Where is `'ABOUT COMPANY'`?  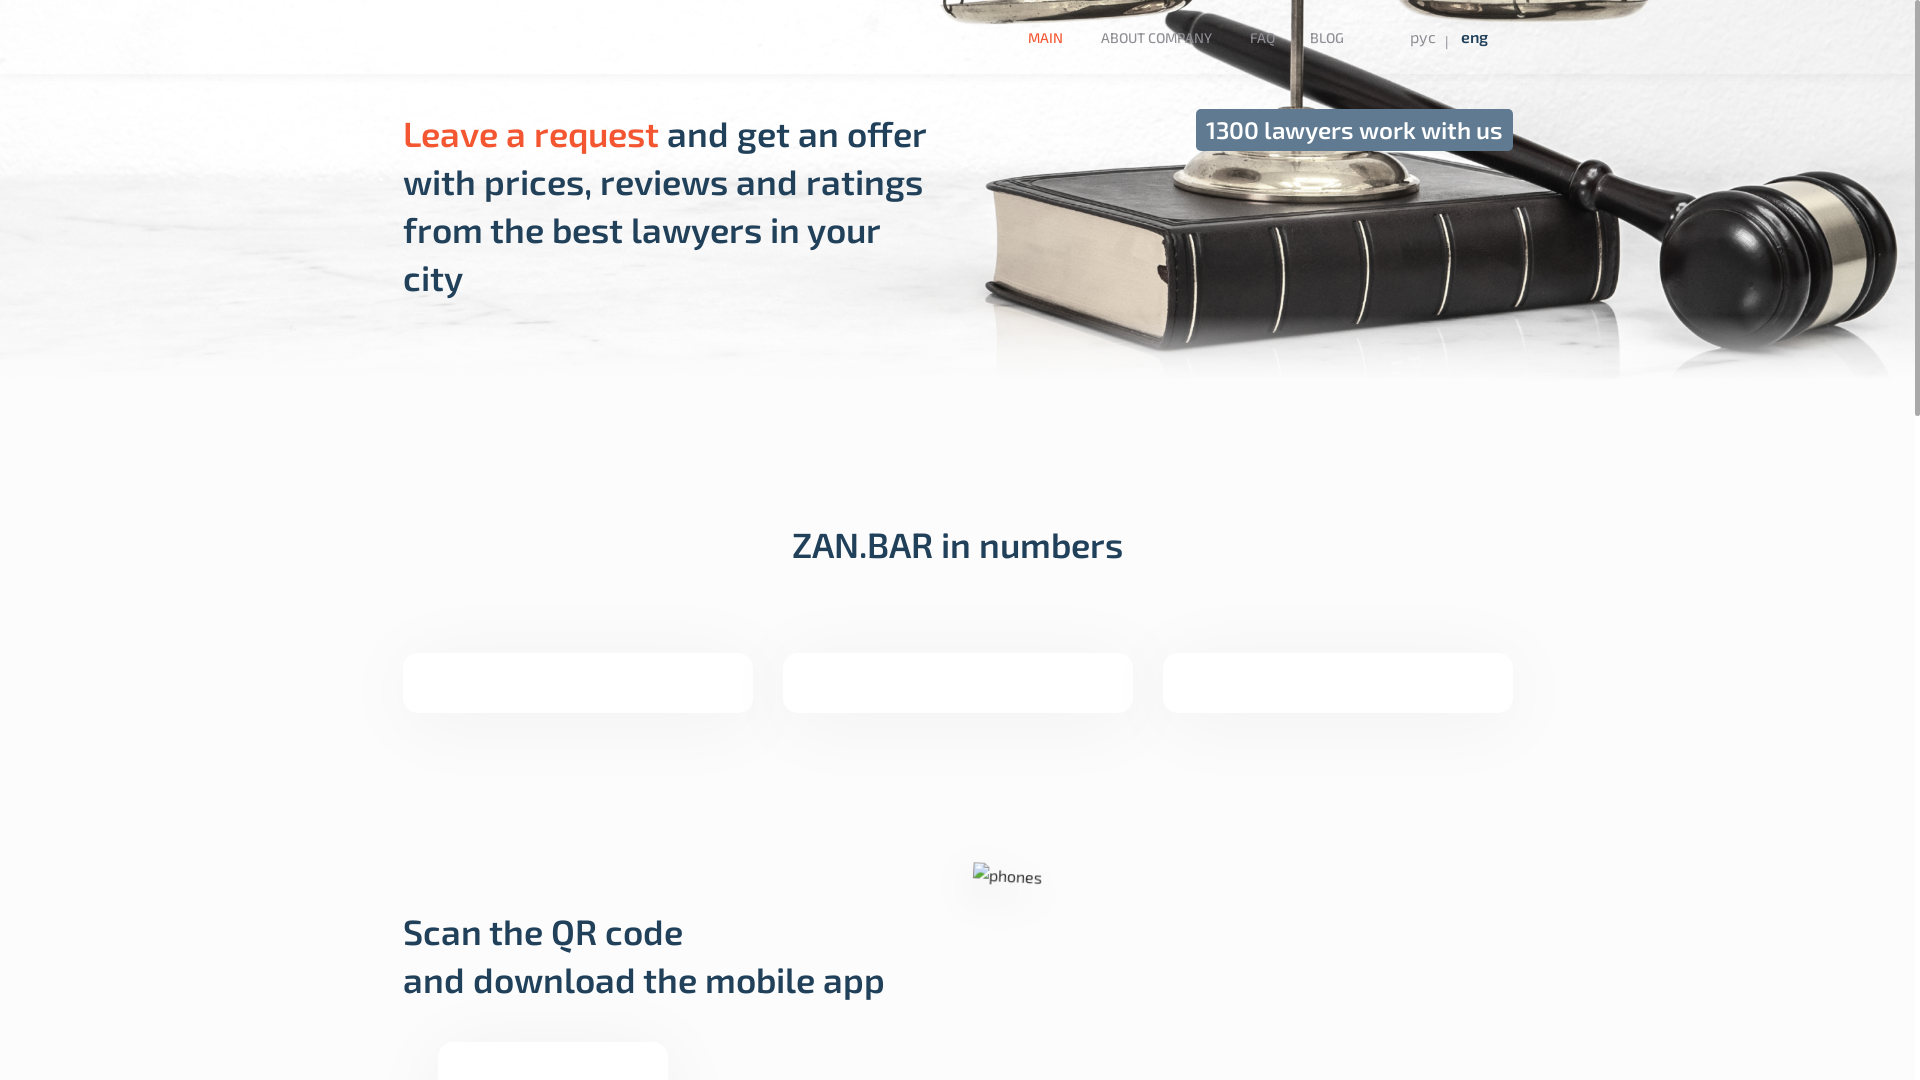
'ABOUT COMPANY' is located at coordinates (1156, 37).